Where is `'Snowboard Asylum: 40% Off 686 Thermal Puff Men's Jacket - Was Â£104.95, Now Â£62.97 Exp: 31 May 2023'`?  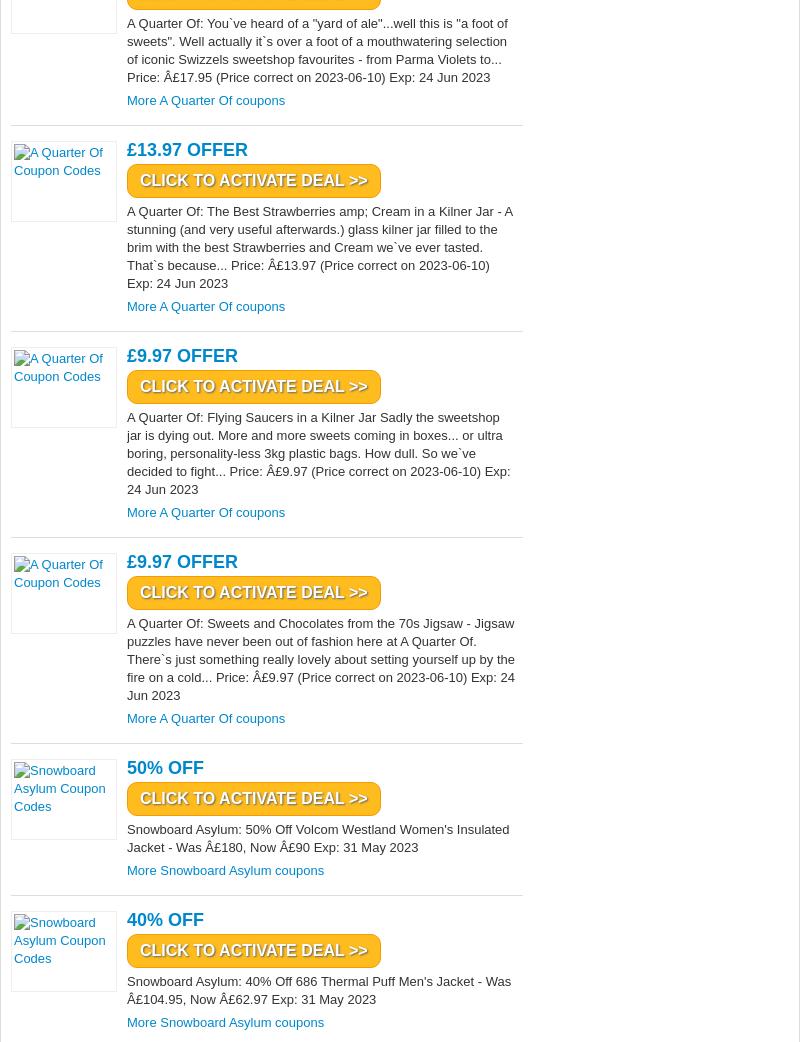
'Snowboard Asylum: 40% Off 686 Thermal Puff Men's Jacket - Was Â£104.95, Now Â£62.97 Exp: 31 May 2023' is located at coordinates (318, 990).